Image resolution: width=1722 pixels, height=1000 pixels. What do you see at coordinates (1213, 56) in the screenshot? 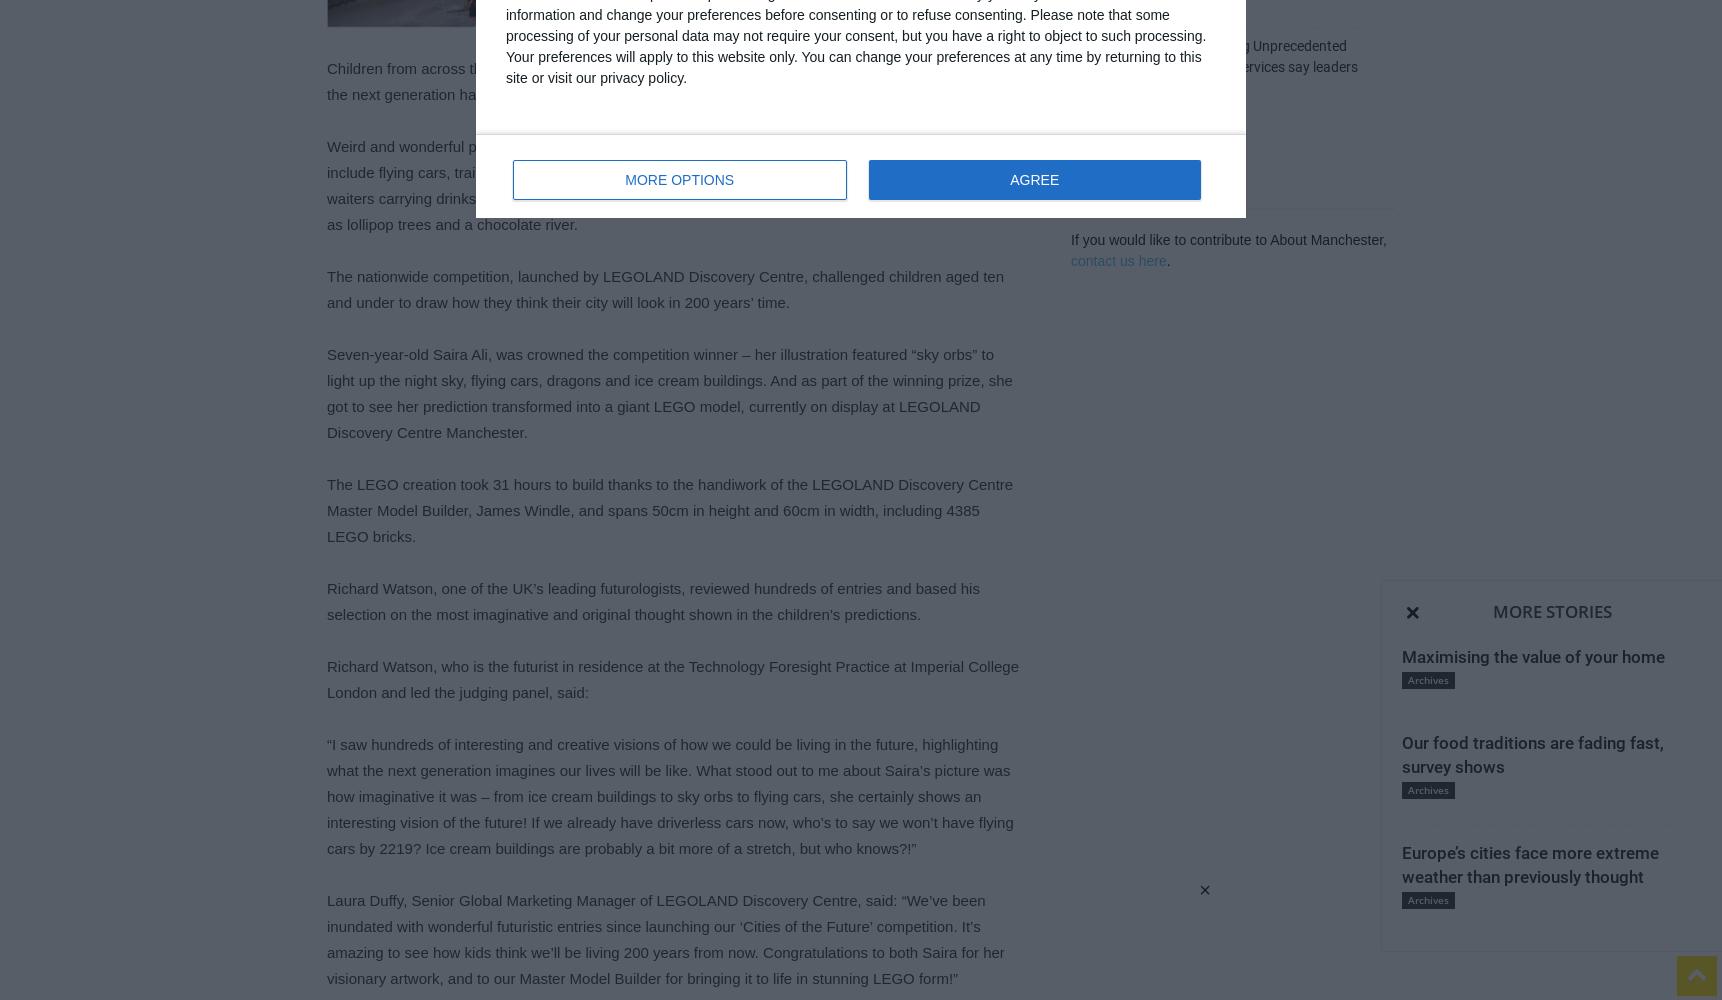
I see `'Greater Manchester is facing Unprecedented demand on homelessness services say leaders'` at bounding box center [1213, 56].